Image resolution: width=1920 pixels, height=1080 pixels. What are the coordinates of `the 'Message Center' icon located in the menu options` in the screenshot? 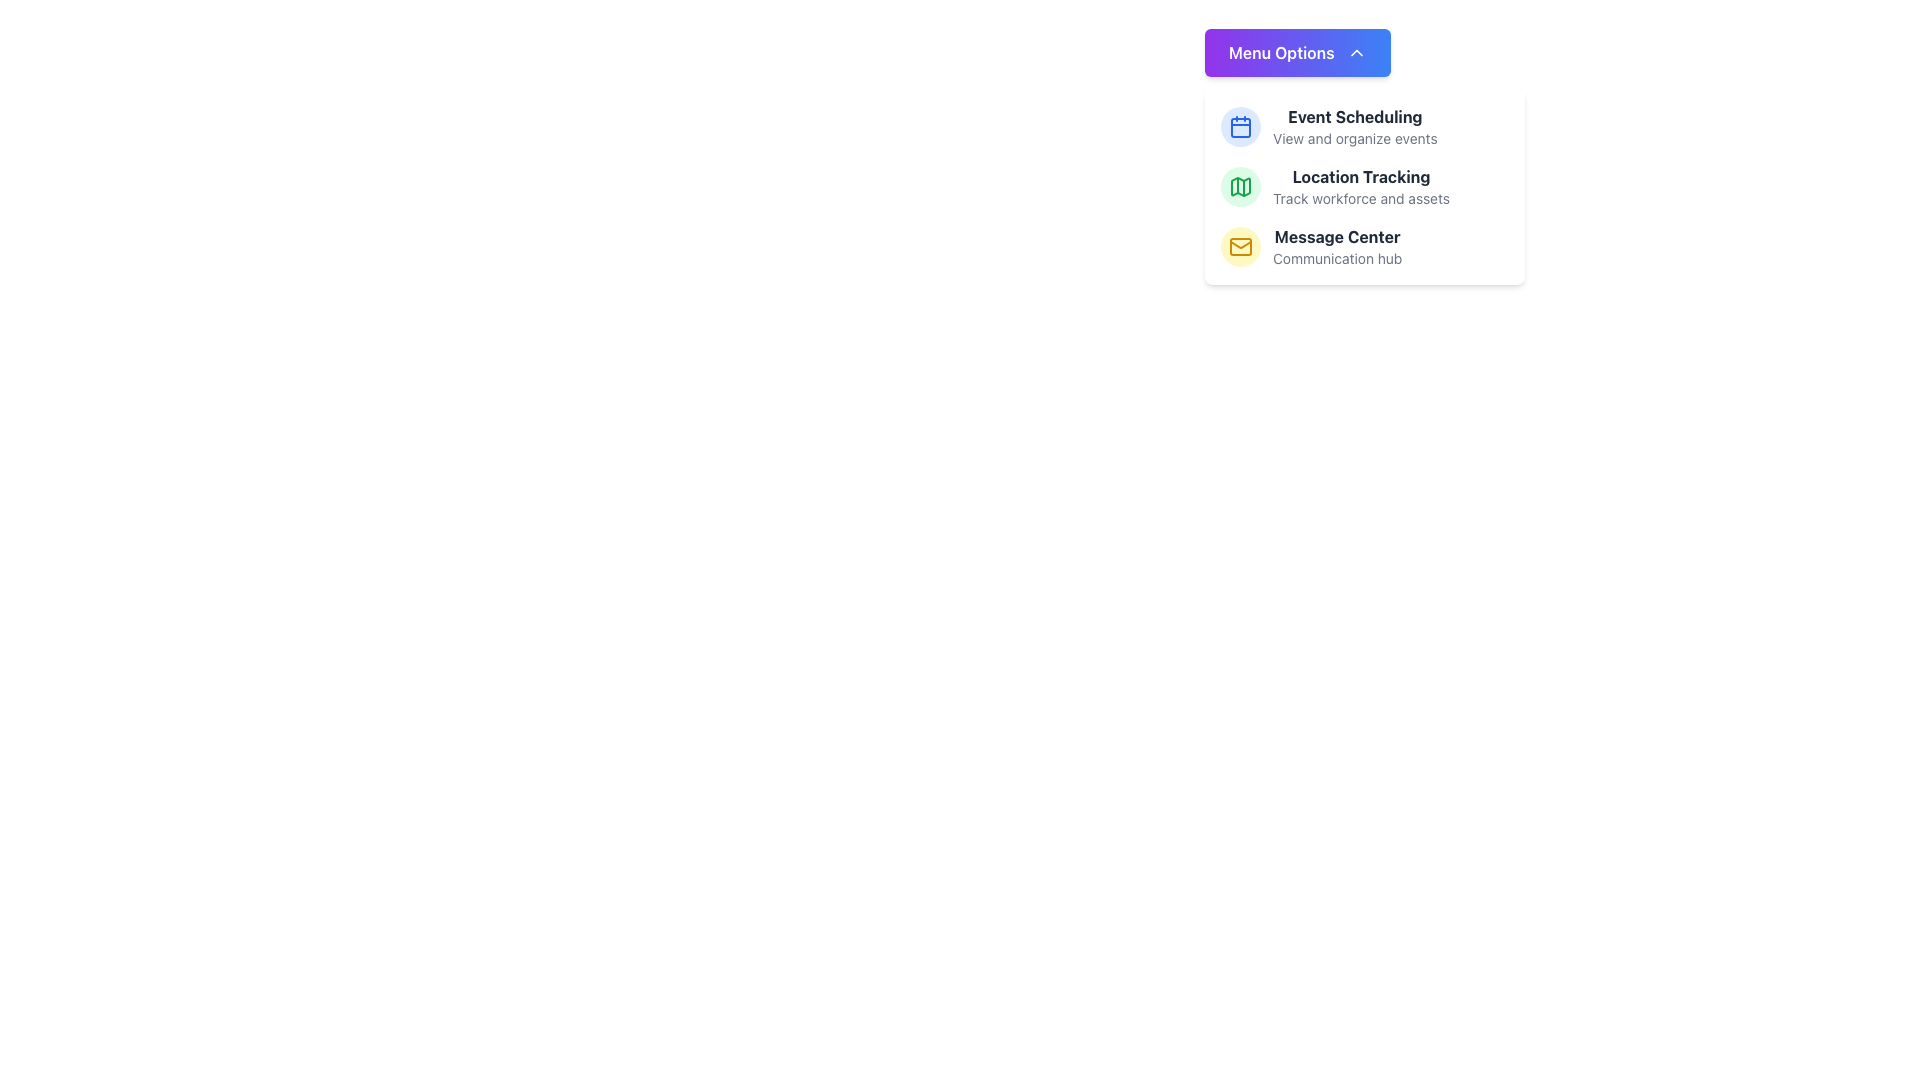 It's located at (1240, 245).